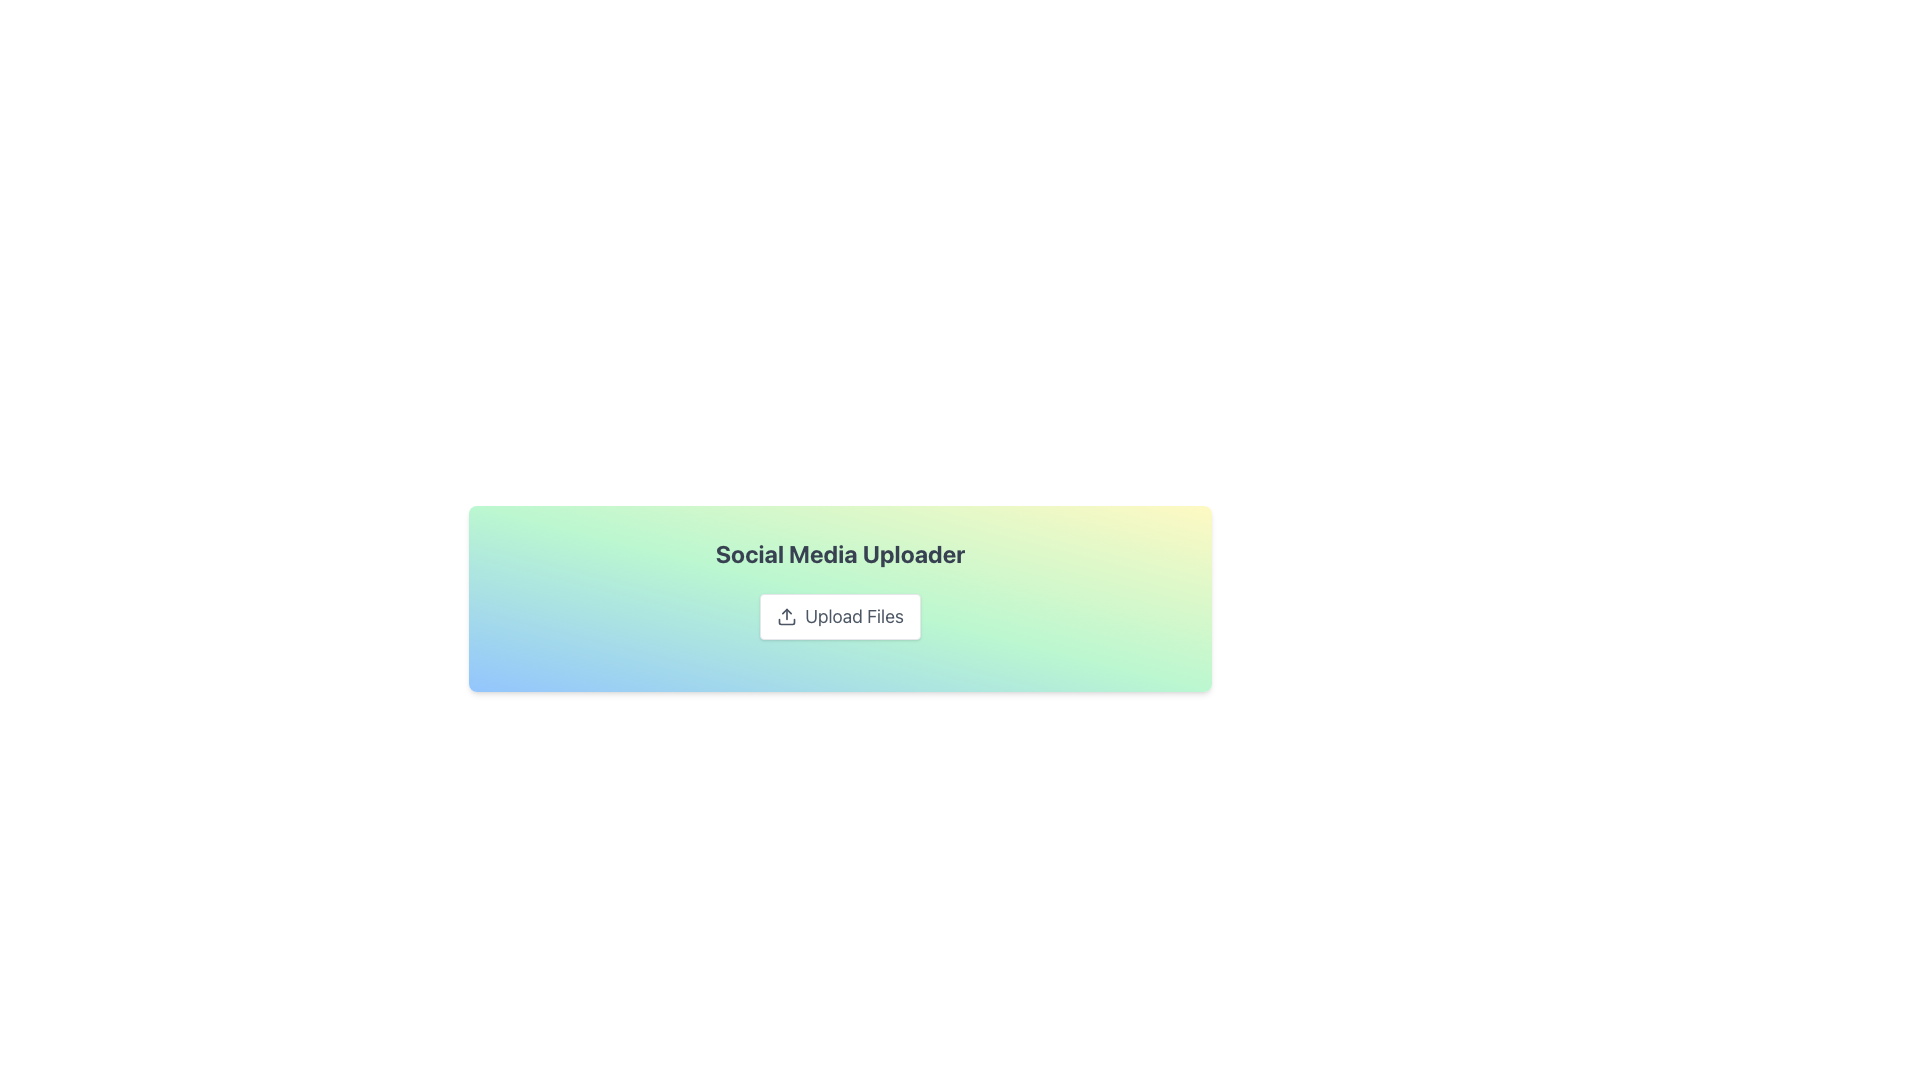 This screenshot has width=1920, height=1080. I want to click on the 'Upload Files' button, which is a rectangular button with a light white background and an upward arrow icon, so click(840, 616).